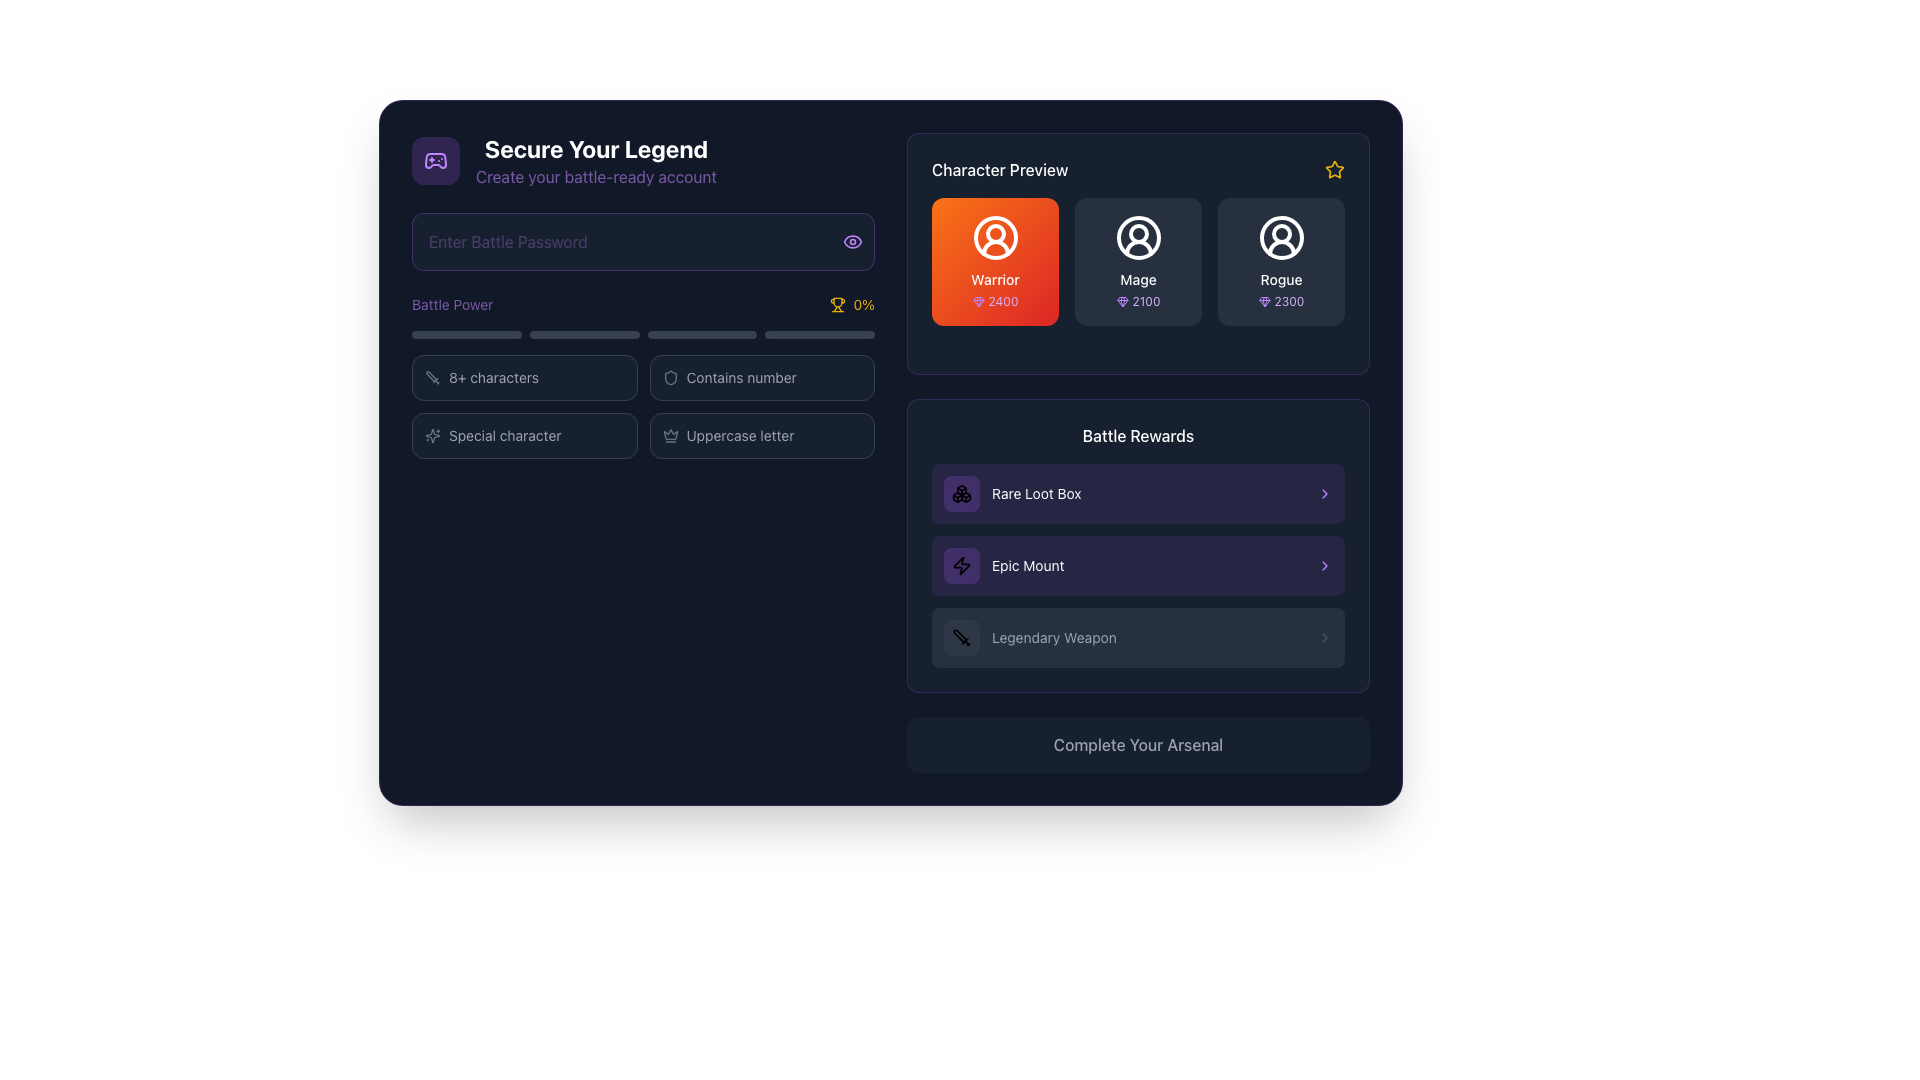 The image size is (1920, 1080). I want to click on the star-shaped icon with a yellow border and dark fill located at the top-right corner of the 'Character Preview' section, so click(1334, 168).